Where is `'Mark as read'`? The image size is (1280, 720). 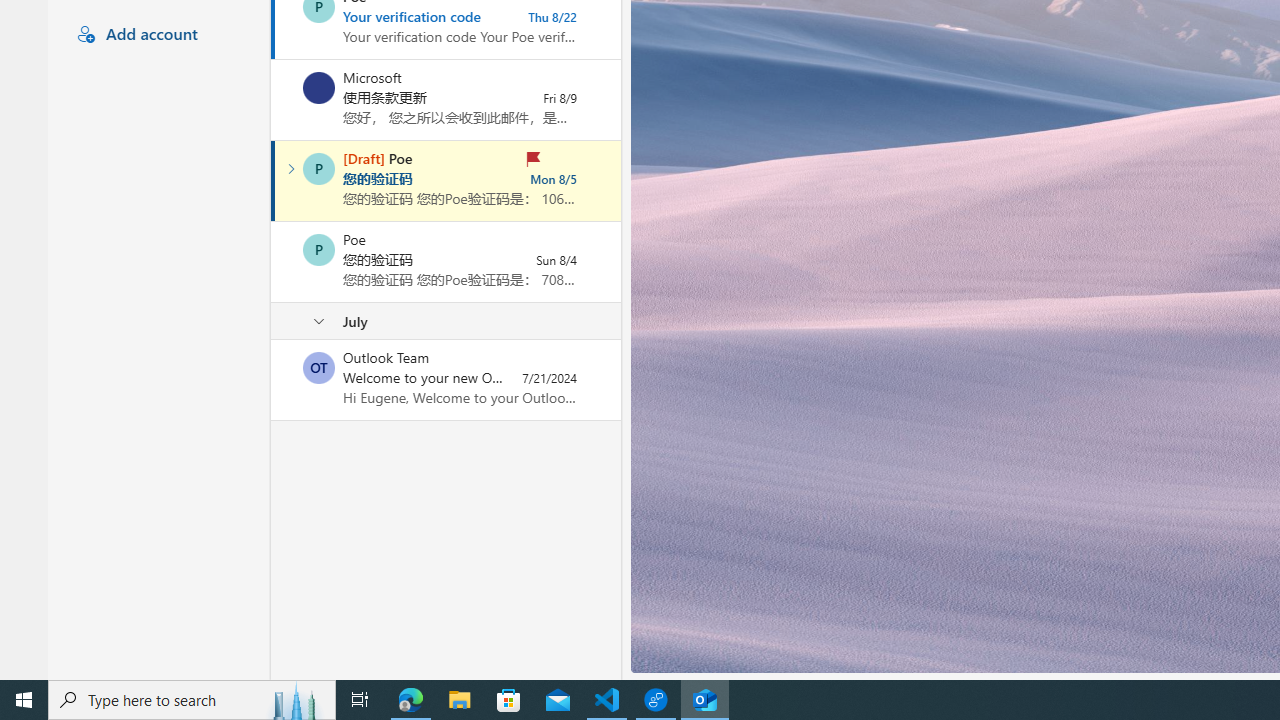
'Mark as read' is located at coordinates (272, 181).